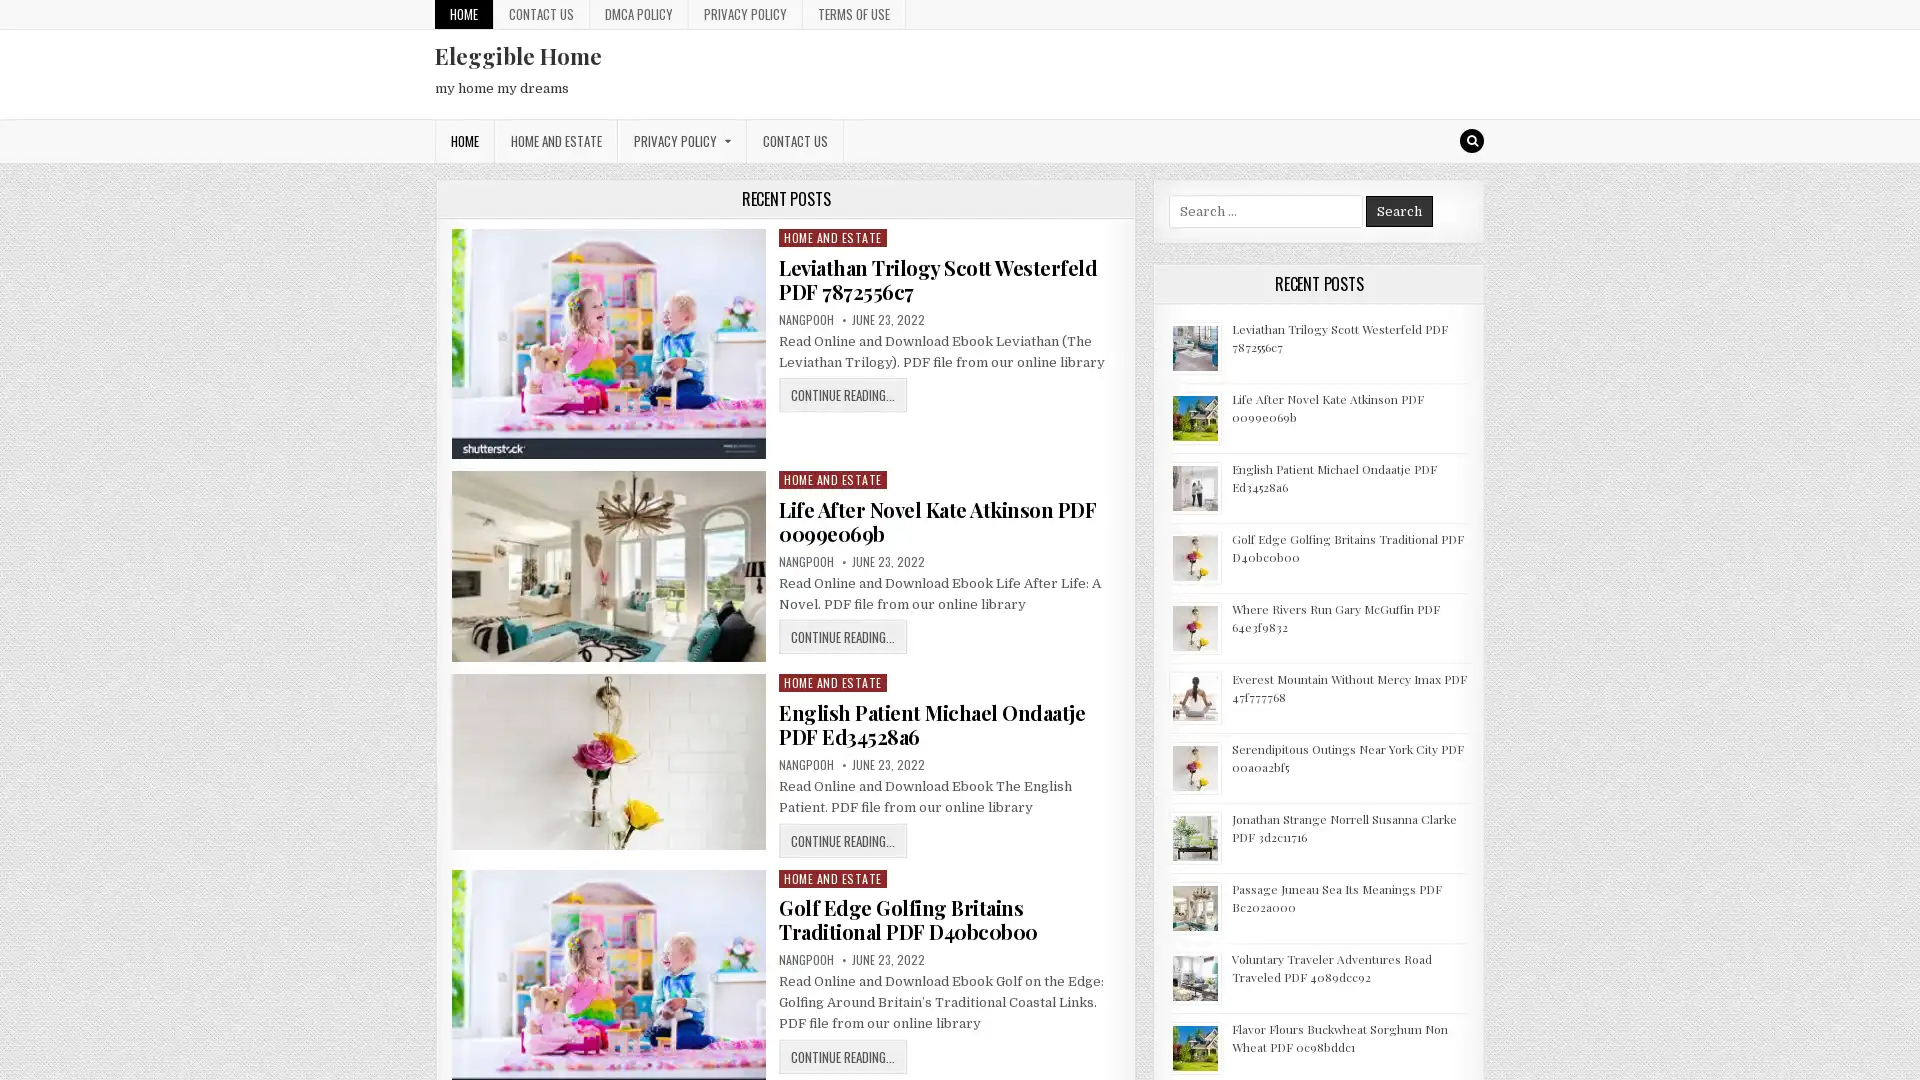 The image size is (1920, 1080). What do you see at coordinates (1398, 211) in the screenshot?
I see `Search` at bounding box center [1398, 211].